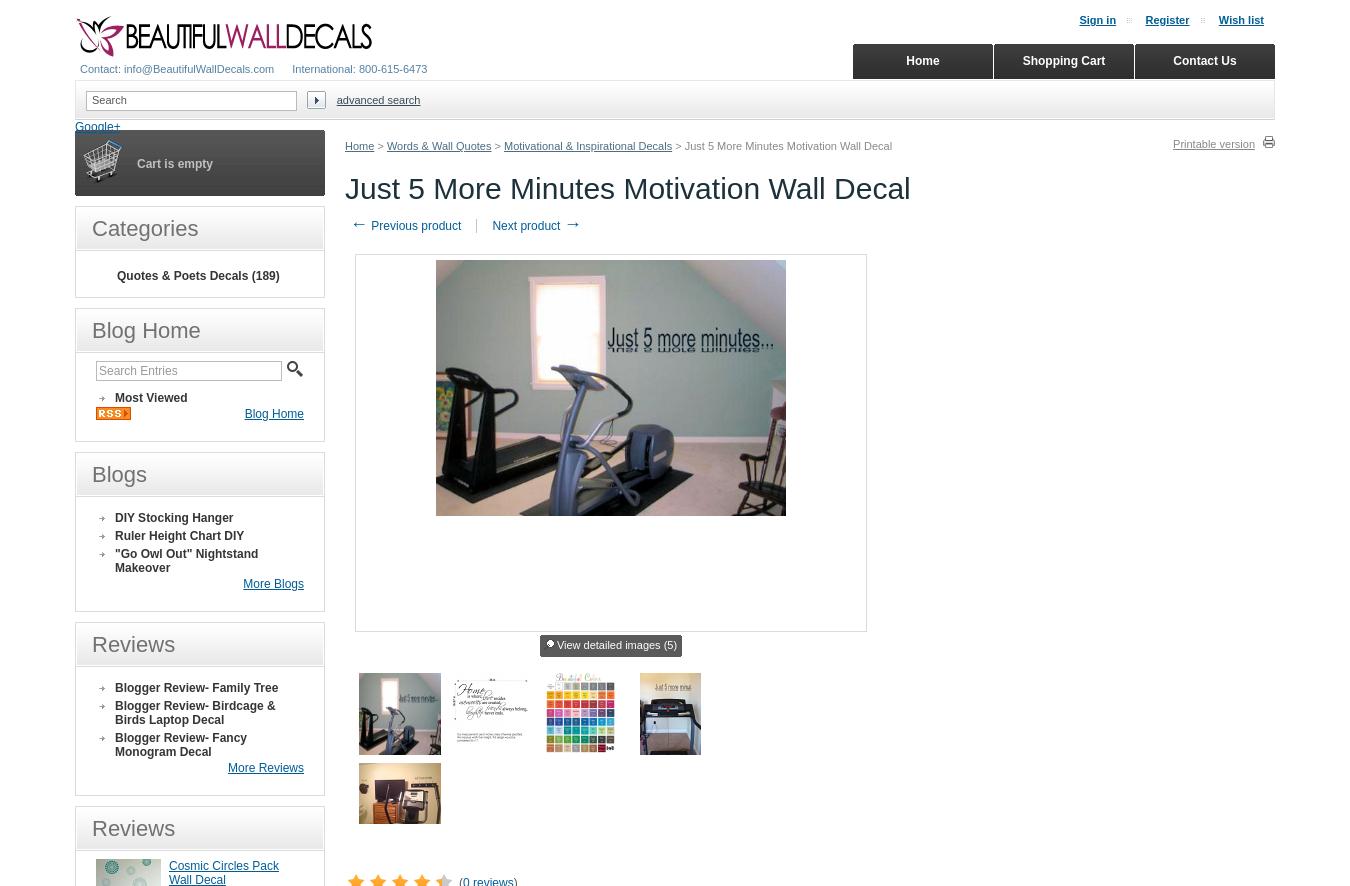 This screenshot has height=886, width=1350. I want to click on 'Printable version', so click(1213, 142).